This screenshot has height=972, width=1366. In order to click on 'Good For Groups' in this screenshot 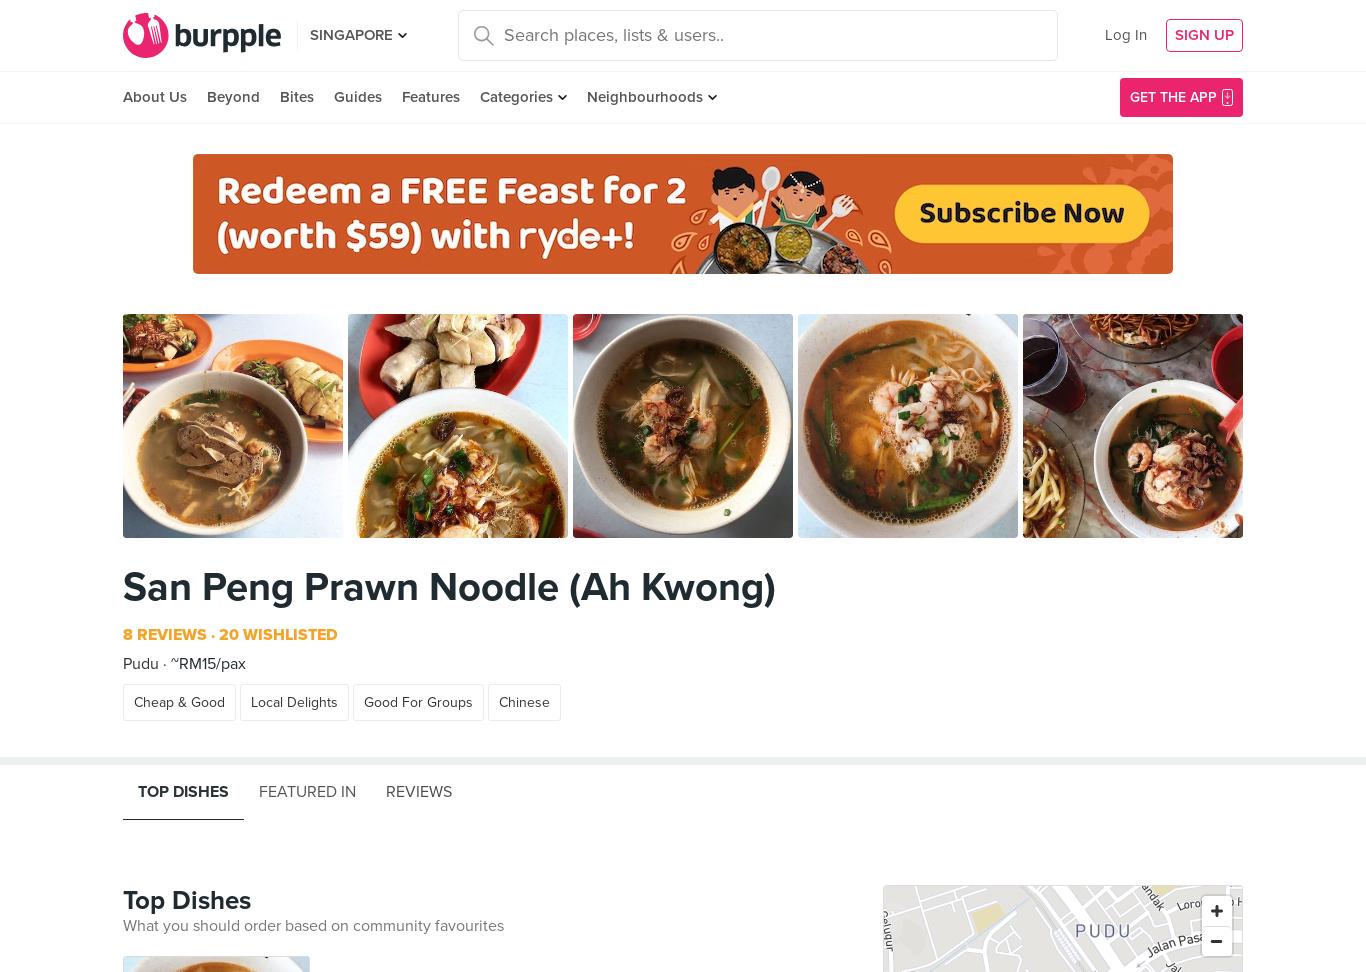, I will do `click(363, 701)`.